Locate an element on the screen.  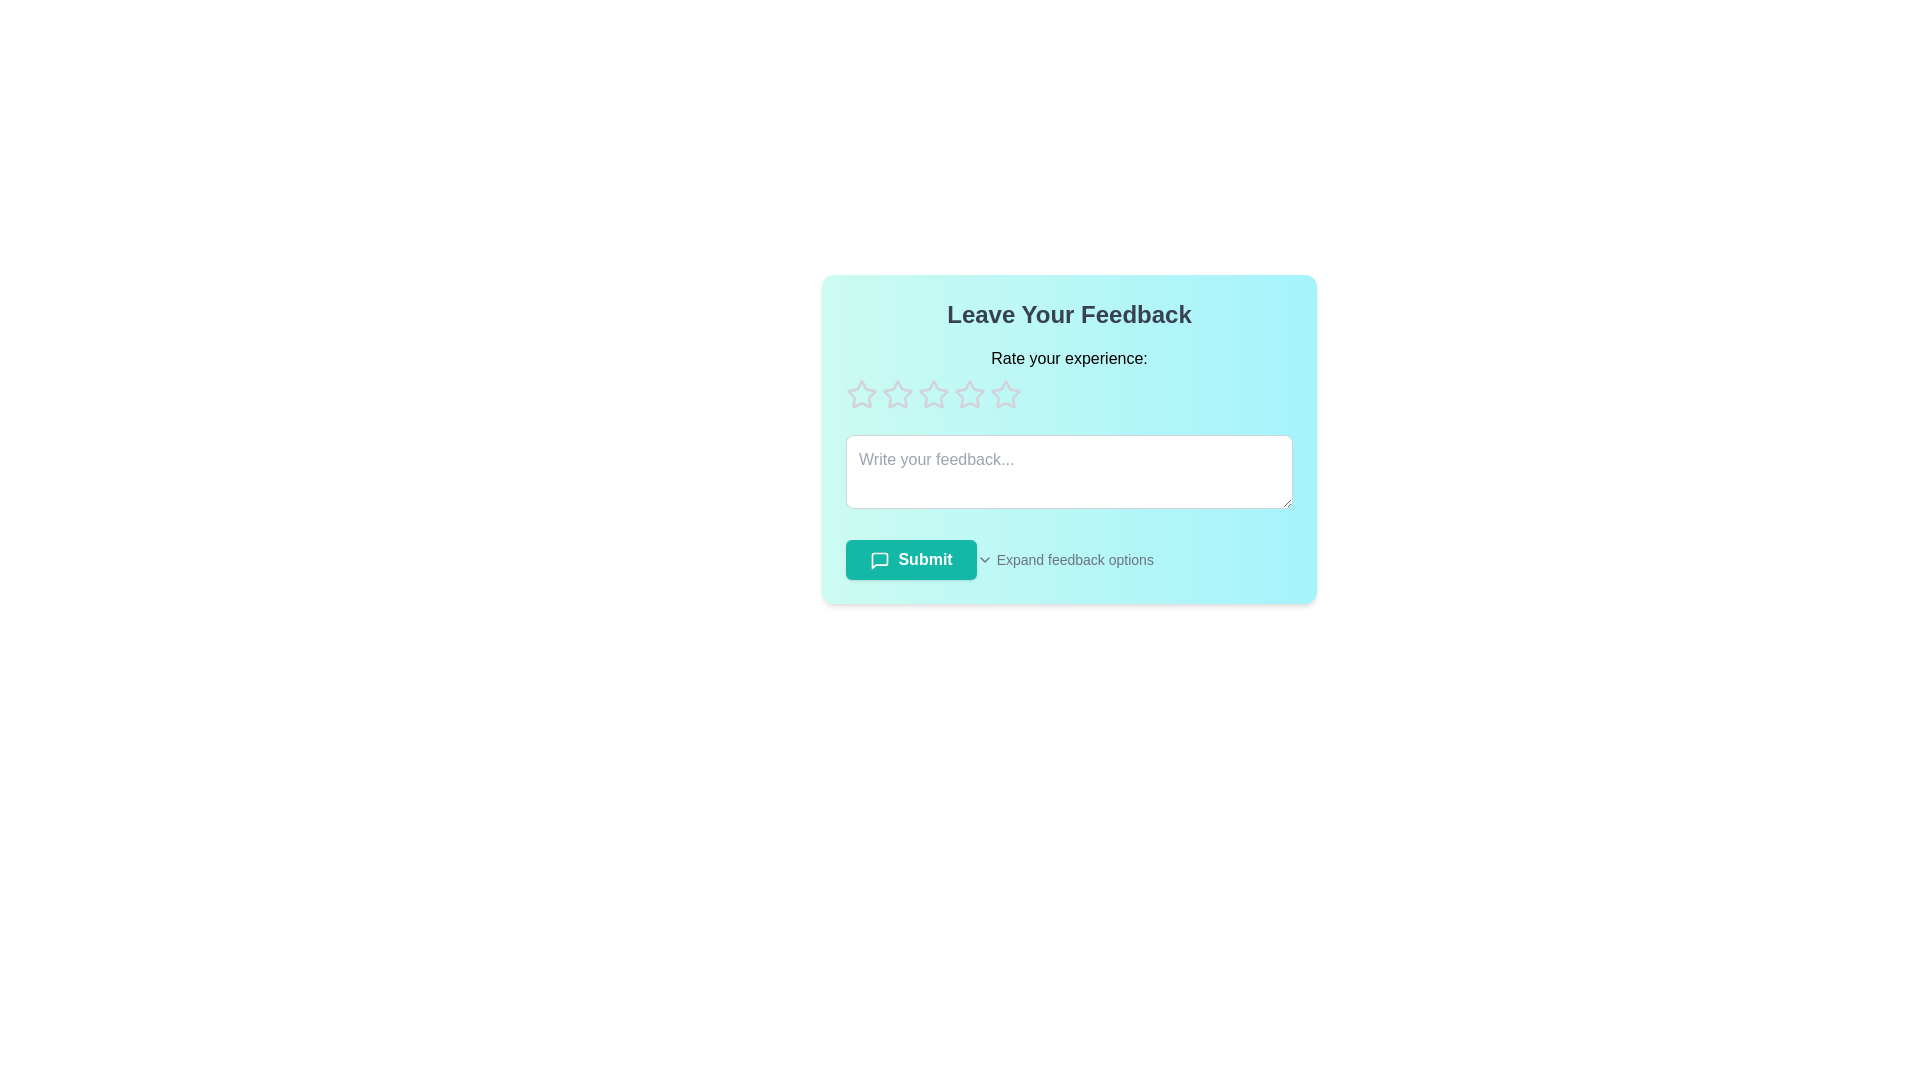
the descriptive text label associated with the dropdown control located to the right of the green 'Submit' button in the feedback section is located at coordinates (1074, 559).